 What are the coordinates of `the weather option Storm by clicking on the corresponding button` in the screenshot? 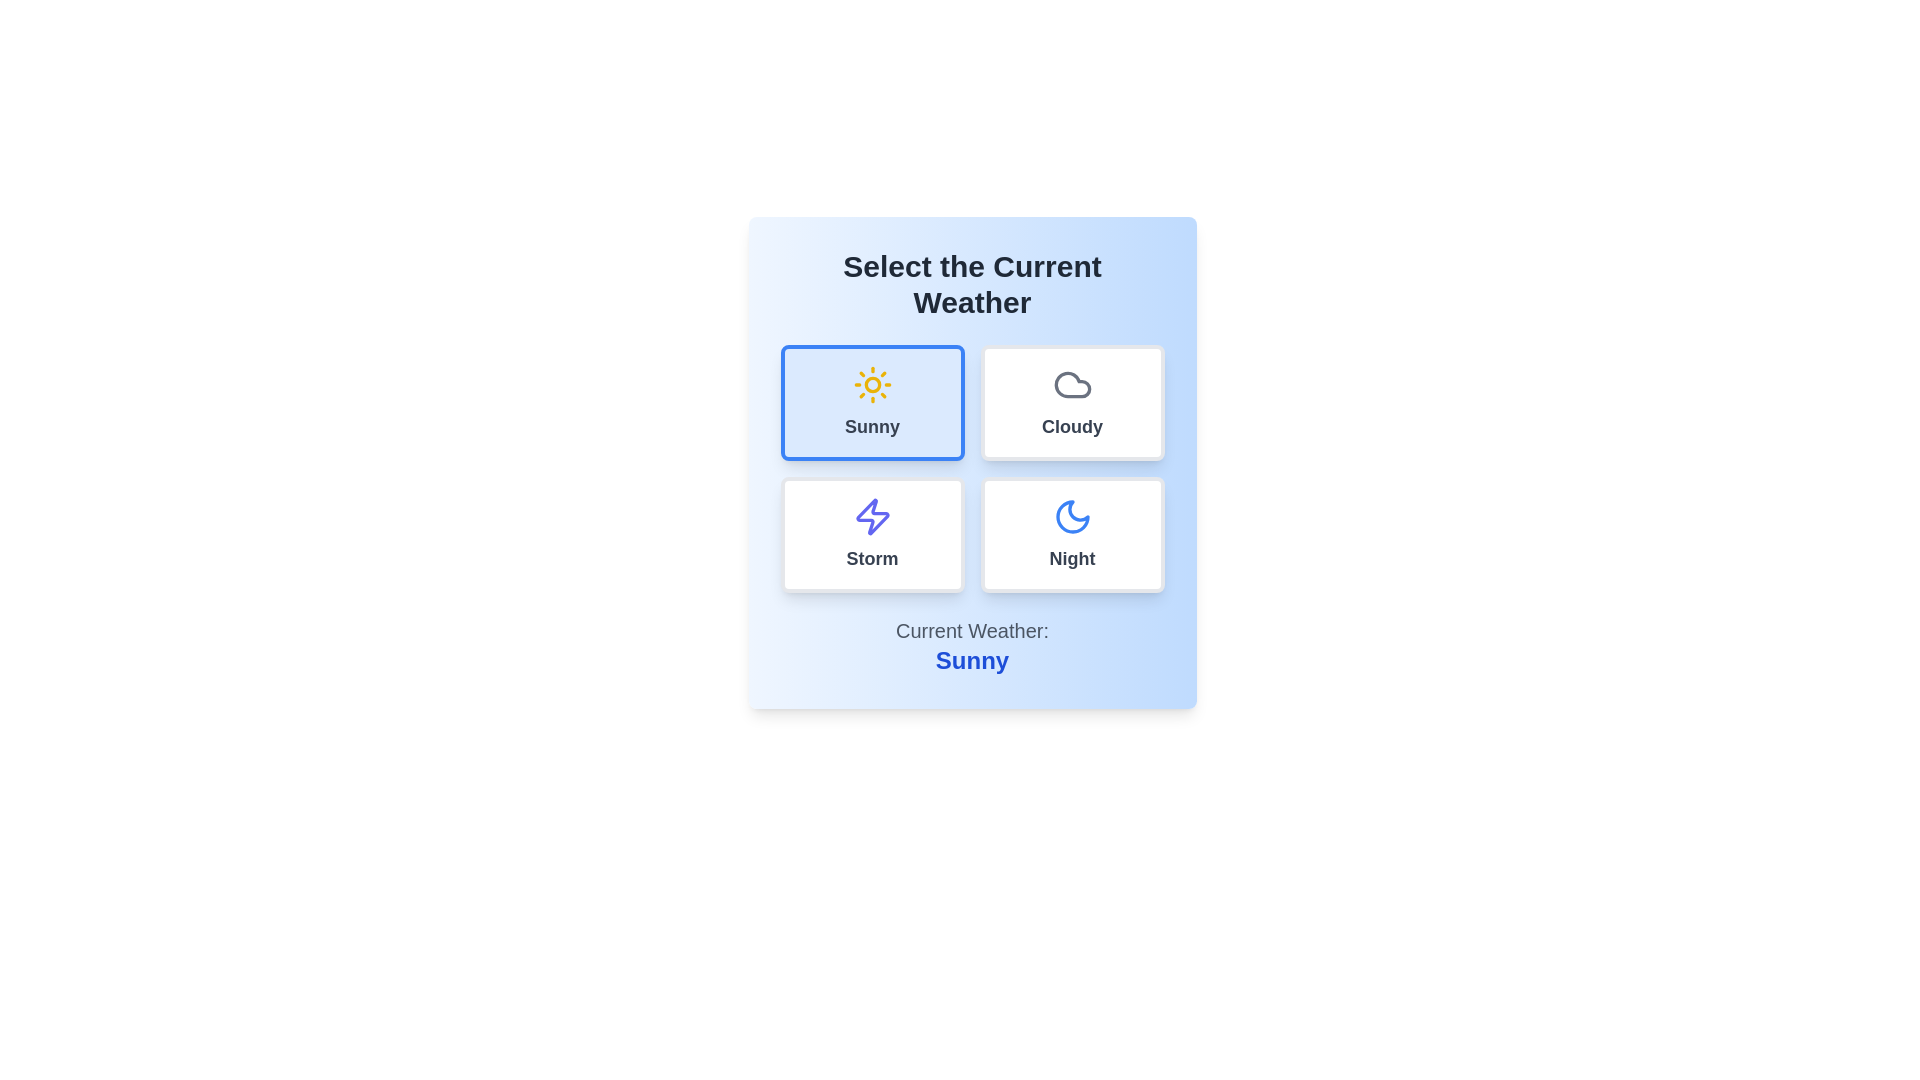 It's located at (872, 534).